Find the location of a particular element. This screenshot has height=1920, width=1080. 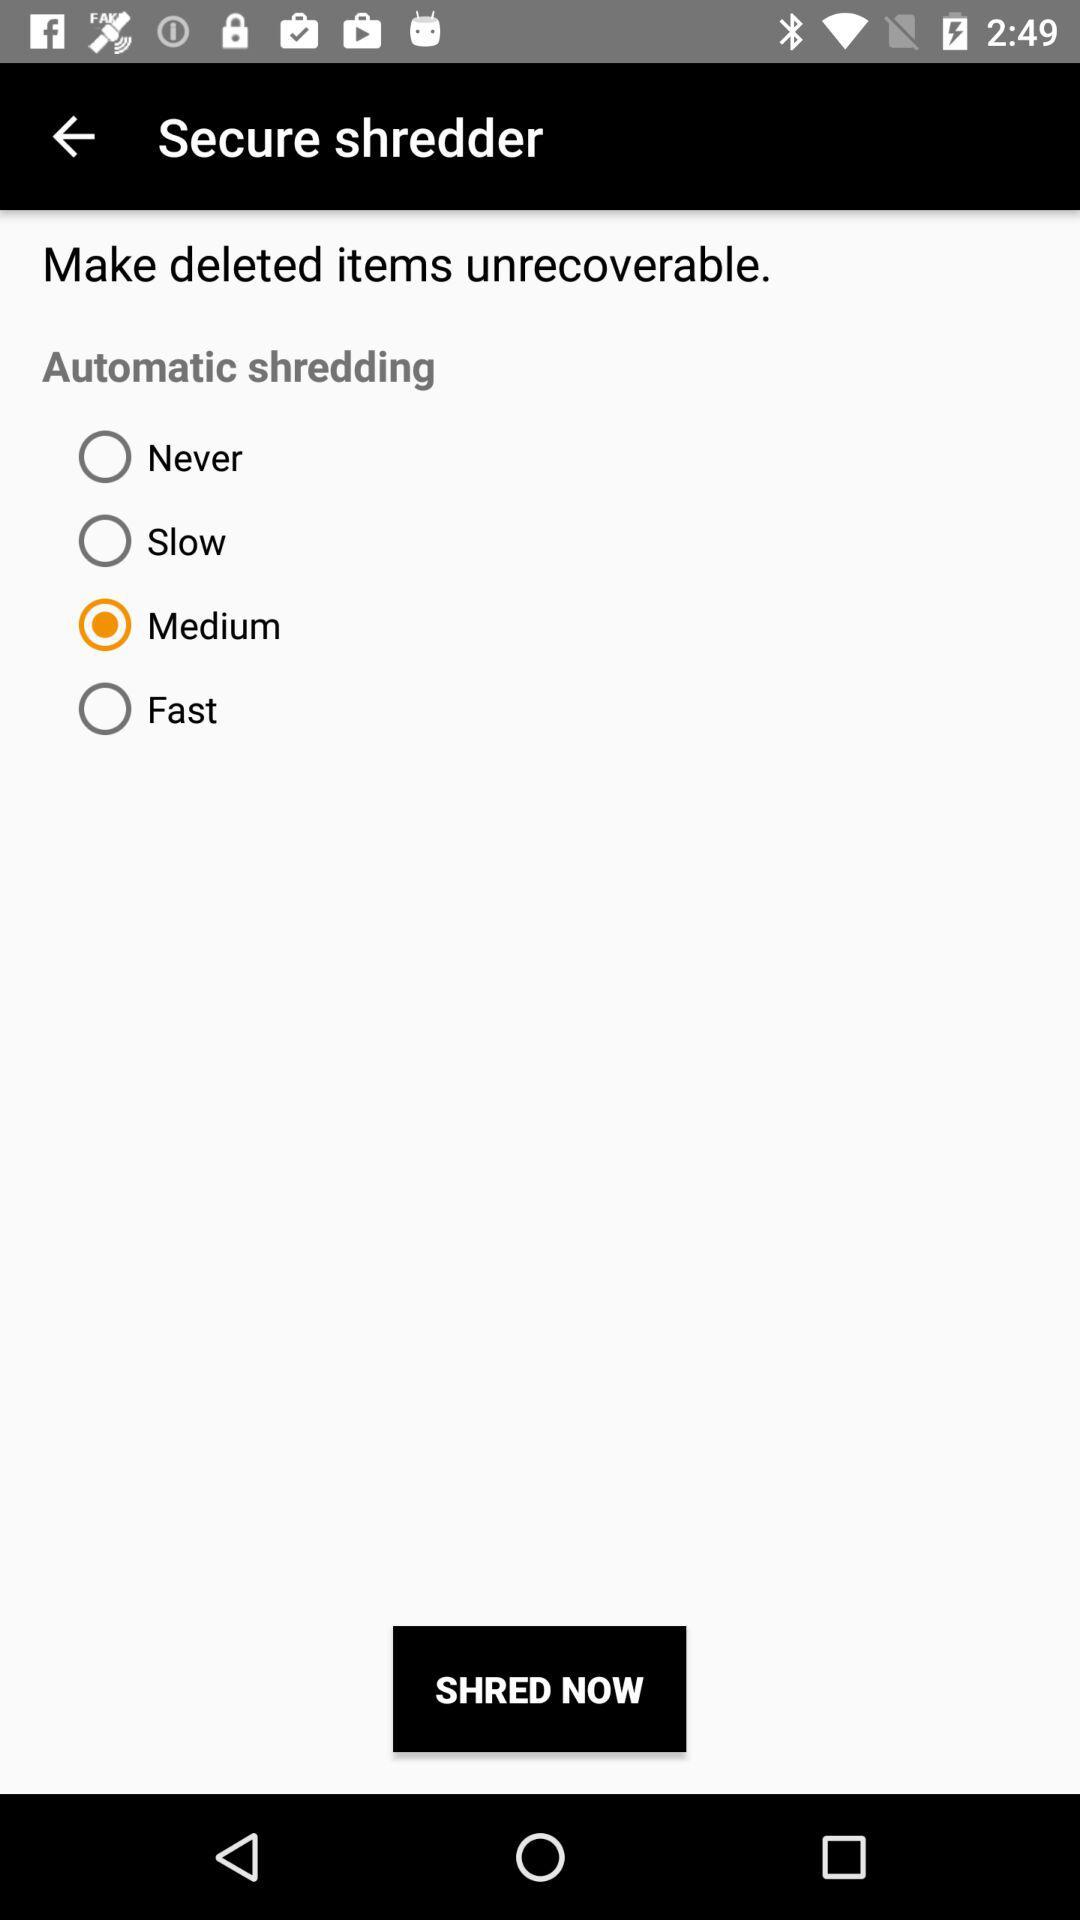

item below automatic shredding icon is located at coordinates (538, 1688).